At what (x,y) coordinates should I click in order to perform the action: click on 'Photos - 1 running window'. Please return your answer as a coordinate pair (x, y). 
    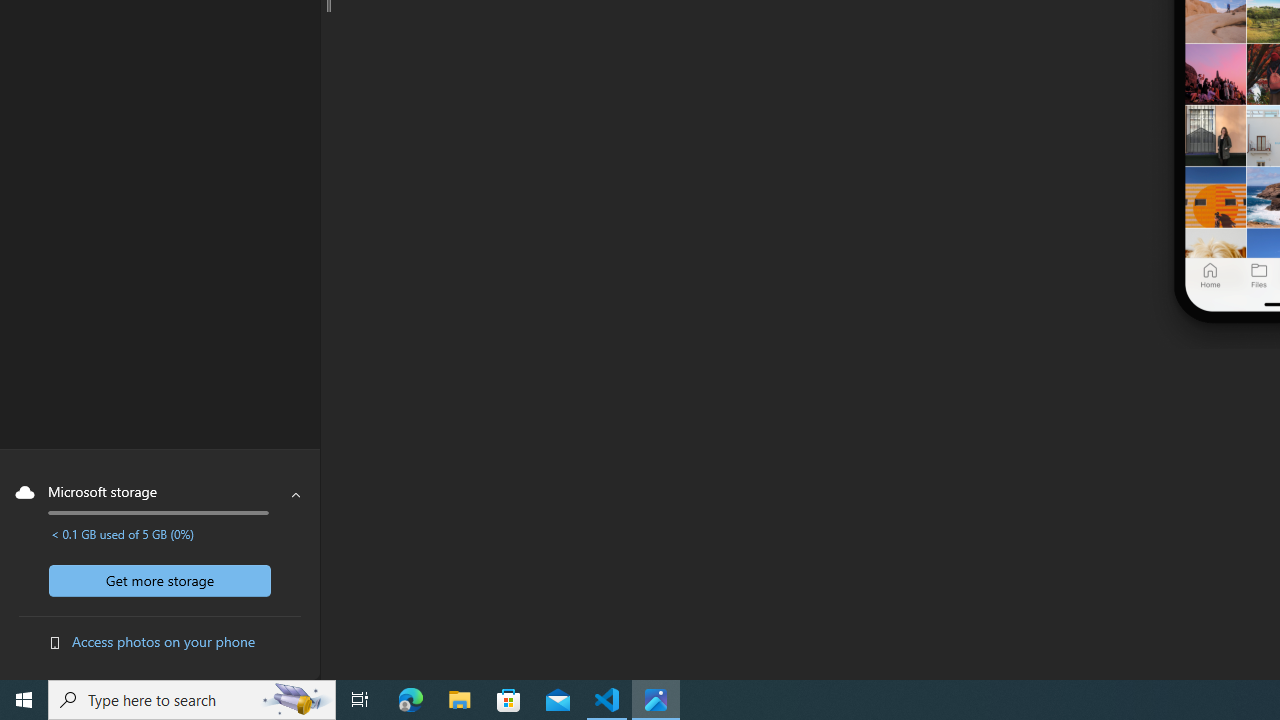
    Looking at the image, I should click on (656, 698).